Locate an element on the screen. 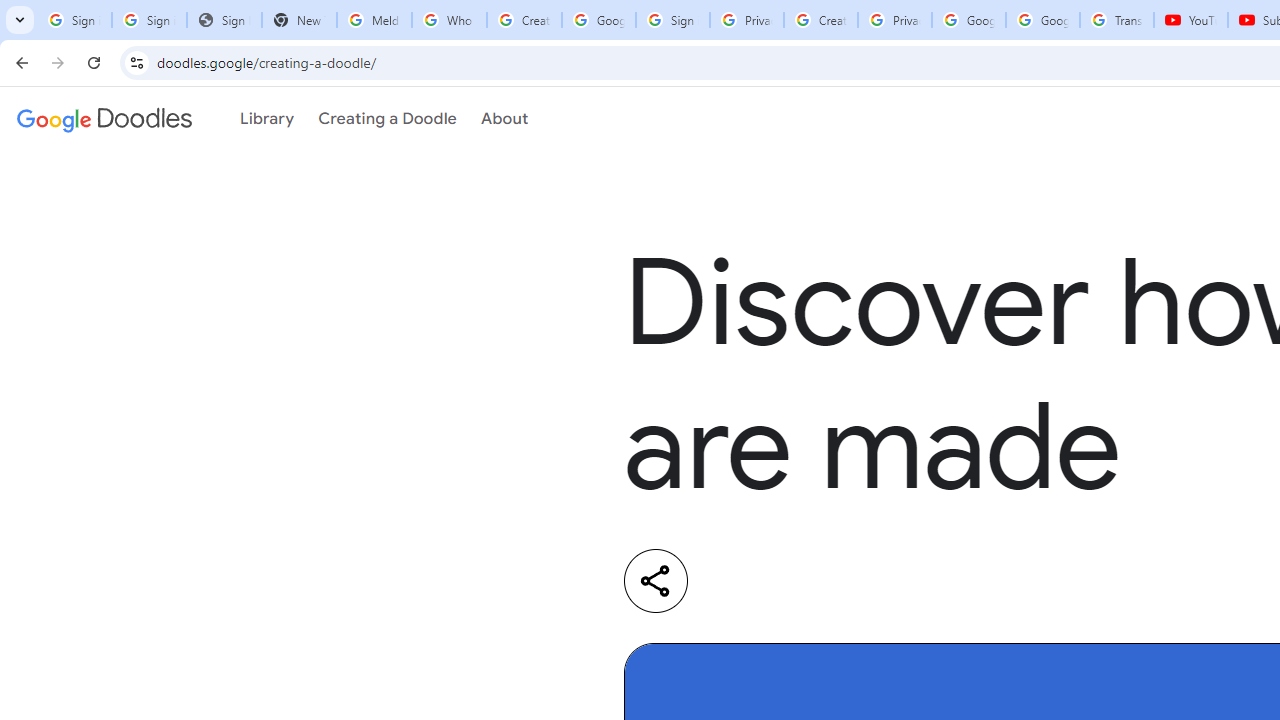 The width and height of the screenshot is (1280, 720). 'Library' is located at coordinates (266, 119).